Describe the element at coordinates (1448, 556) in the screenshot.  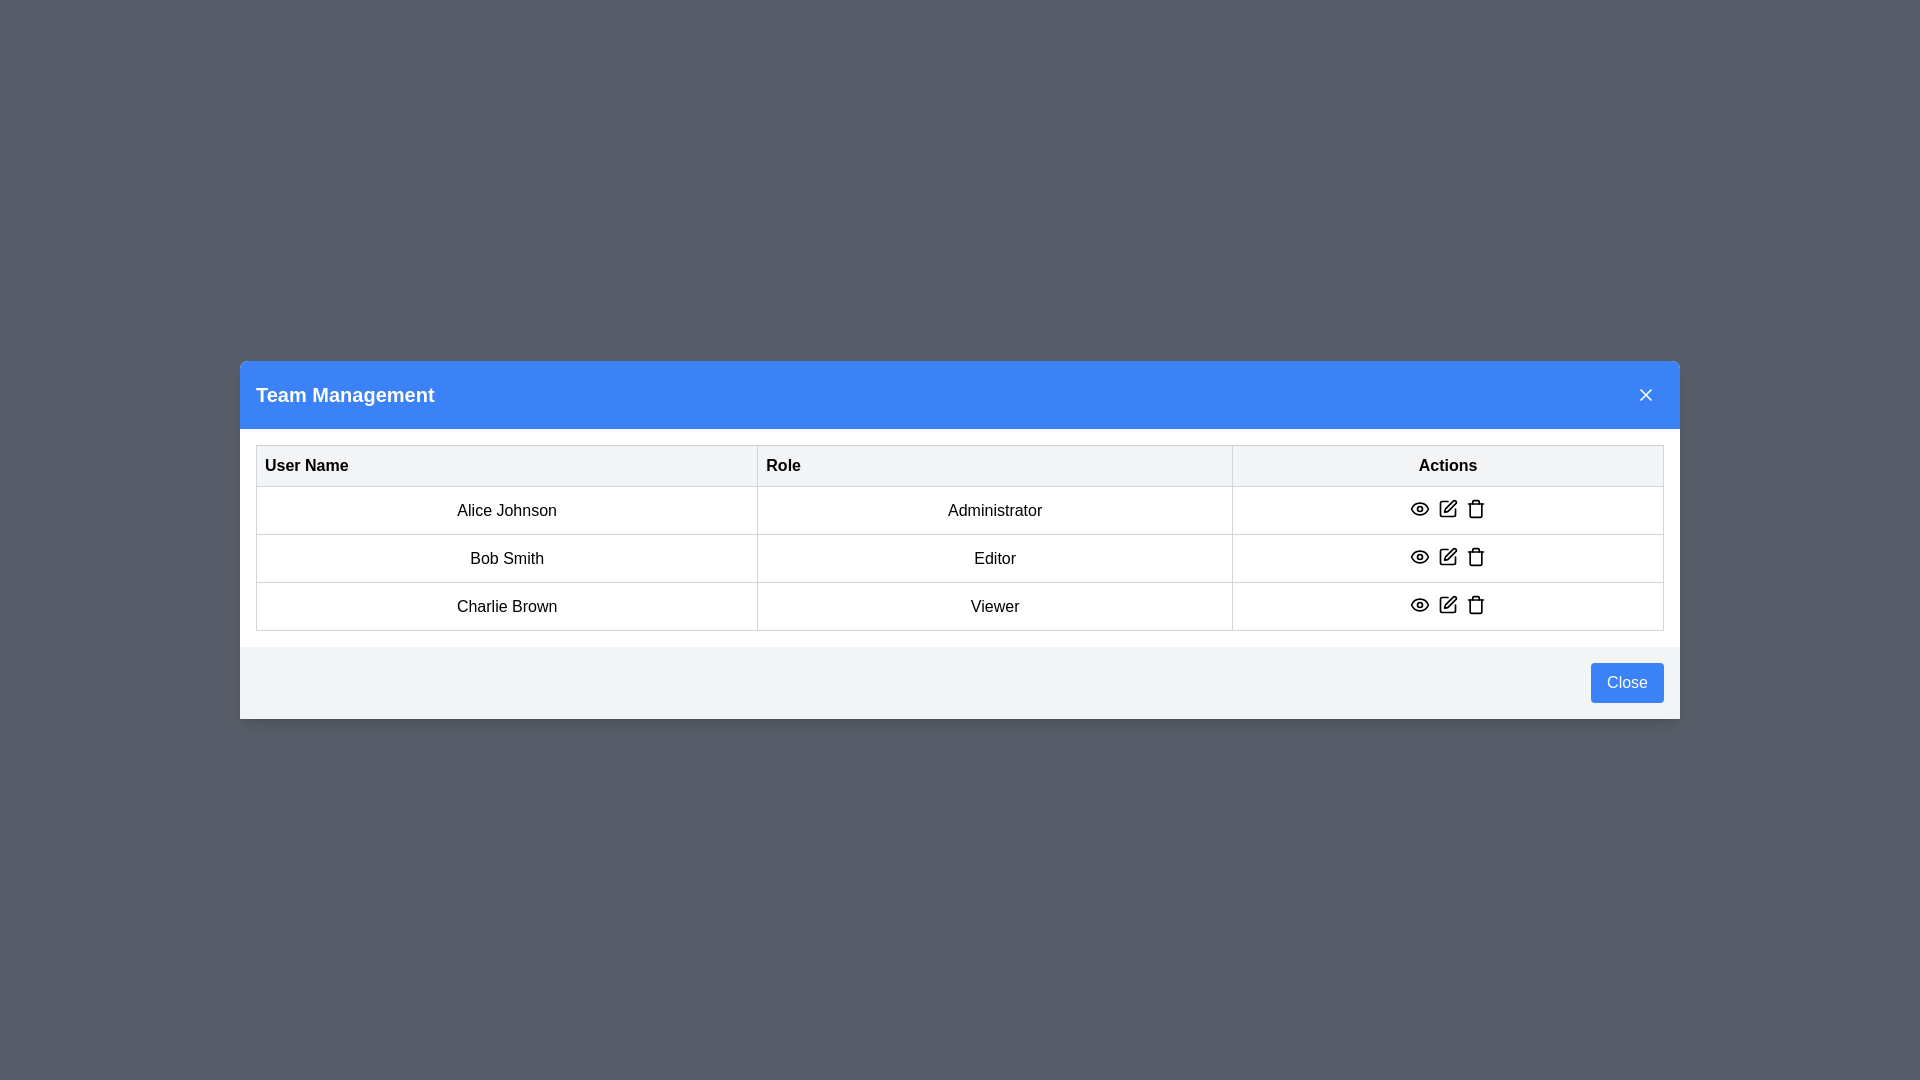
I see `the square-shaped icon button with a pen symbol to initiate editing for Bob Smith in the actions column of the table interface` at that location.